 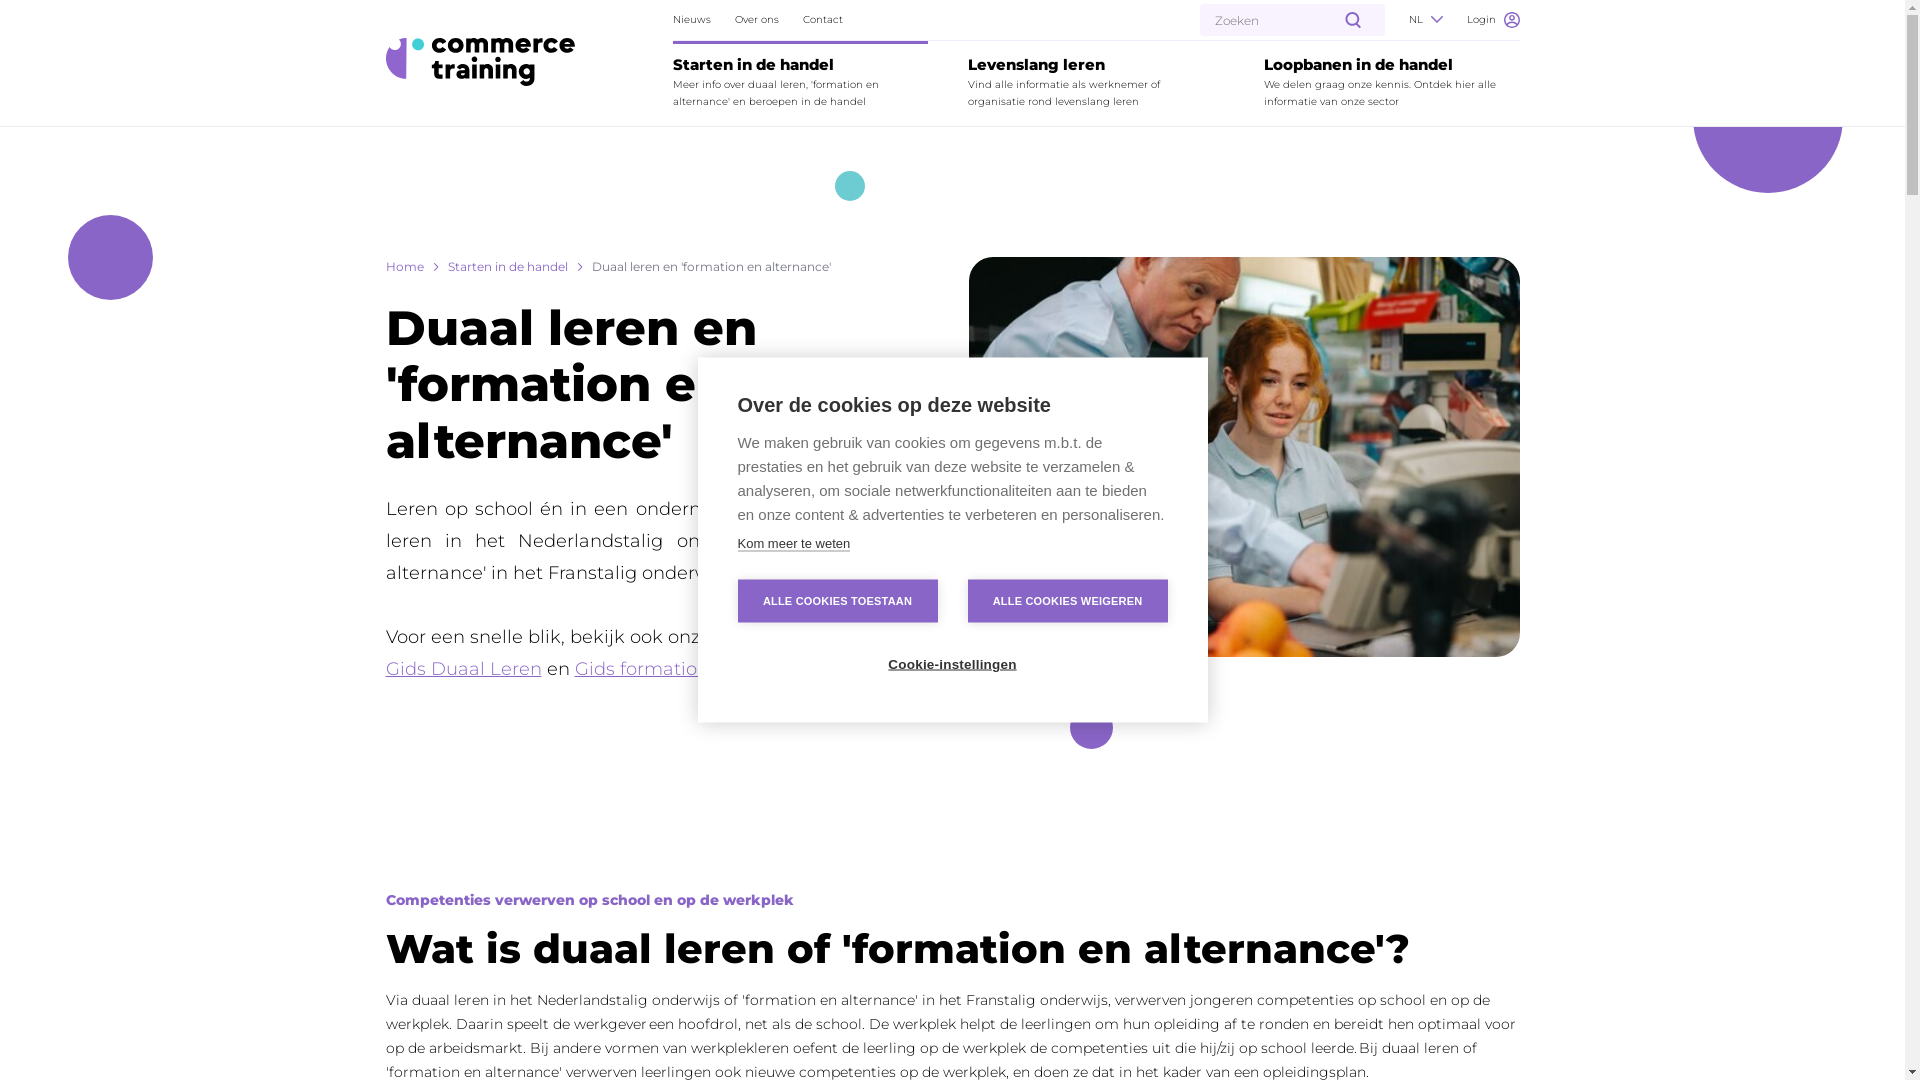 What do you see at coordinates (1465, 19) in the screenshot?
I see `'Login'` at bounding box center [1465, 19].